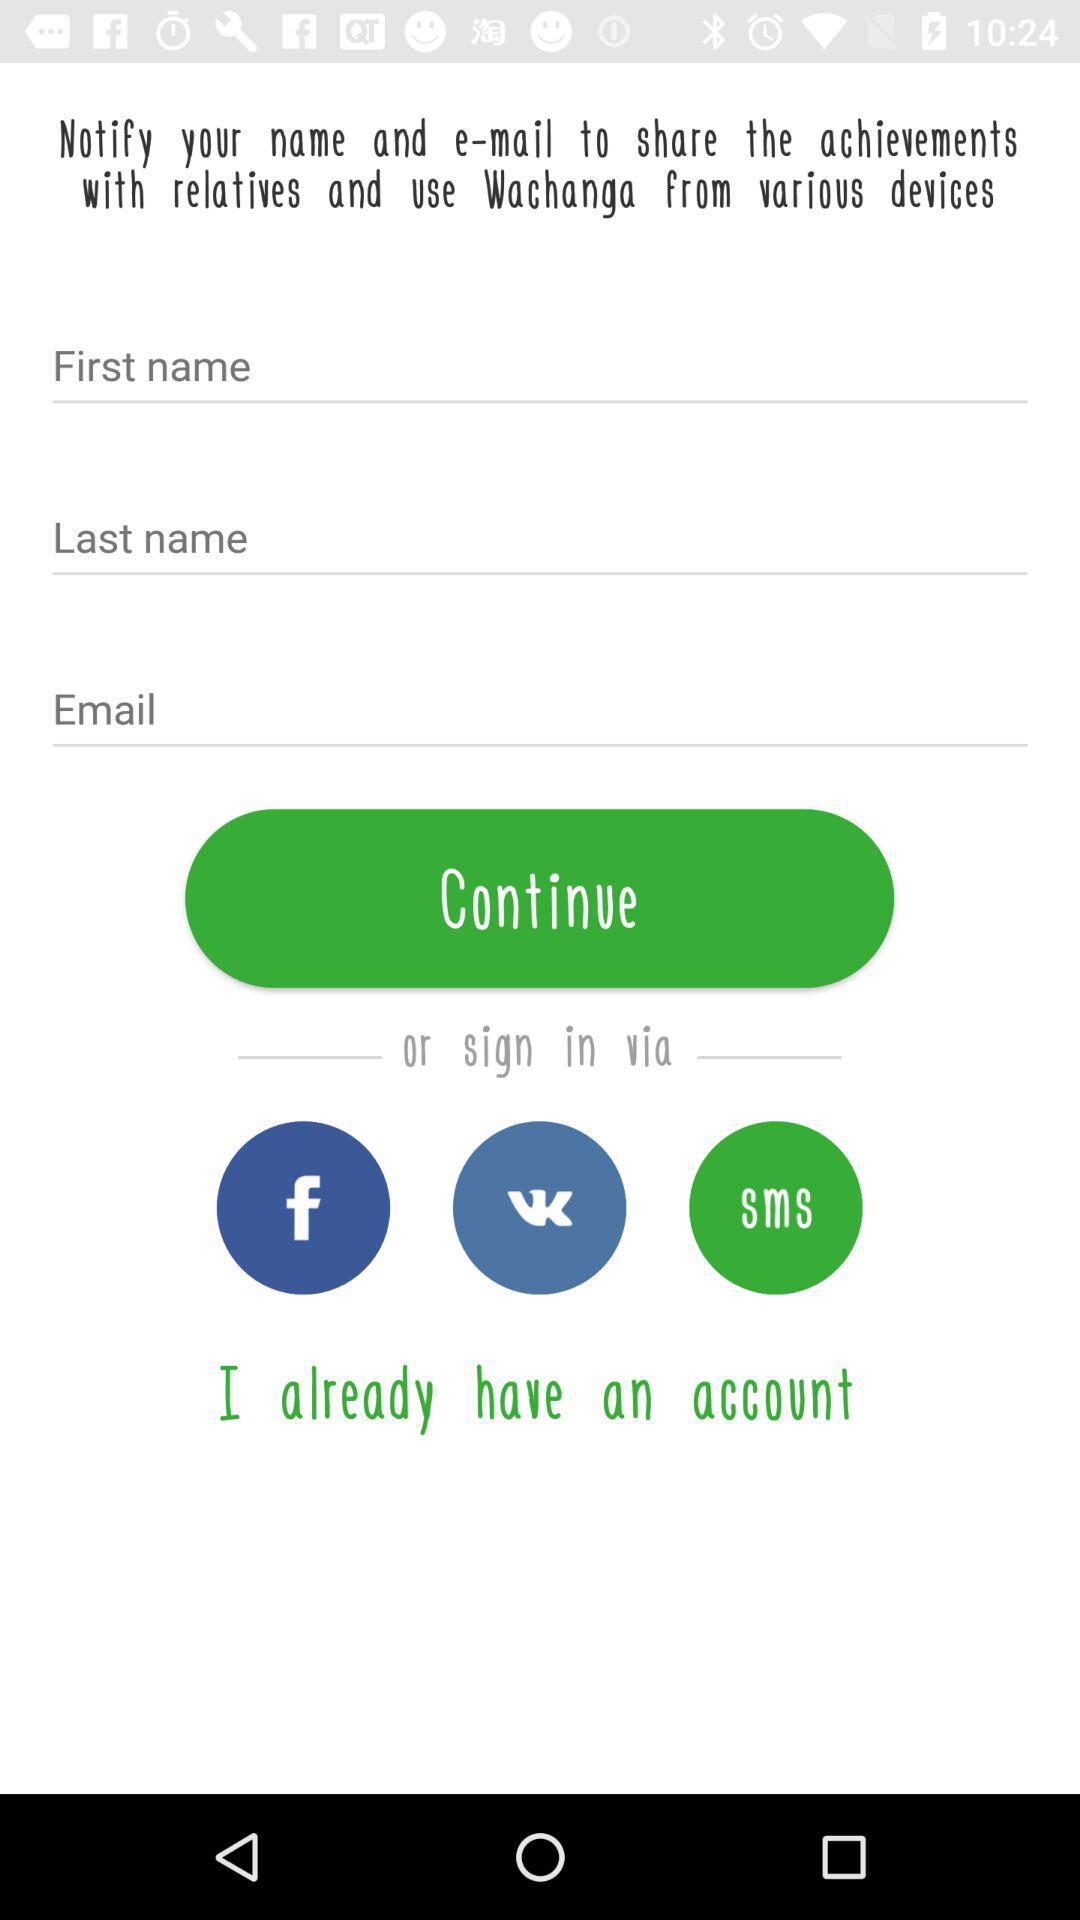 The width and height of the screenshot is (1080, 1920). I want to click on the icon above or sign in, so click(538, 897).